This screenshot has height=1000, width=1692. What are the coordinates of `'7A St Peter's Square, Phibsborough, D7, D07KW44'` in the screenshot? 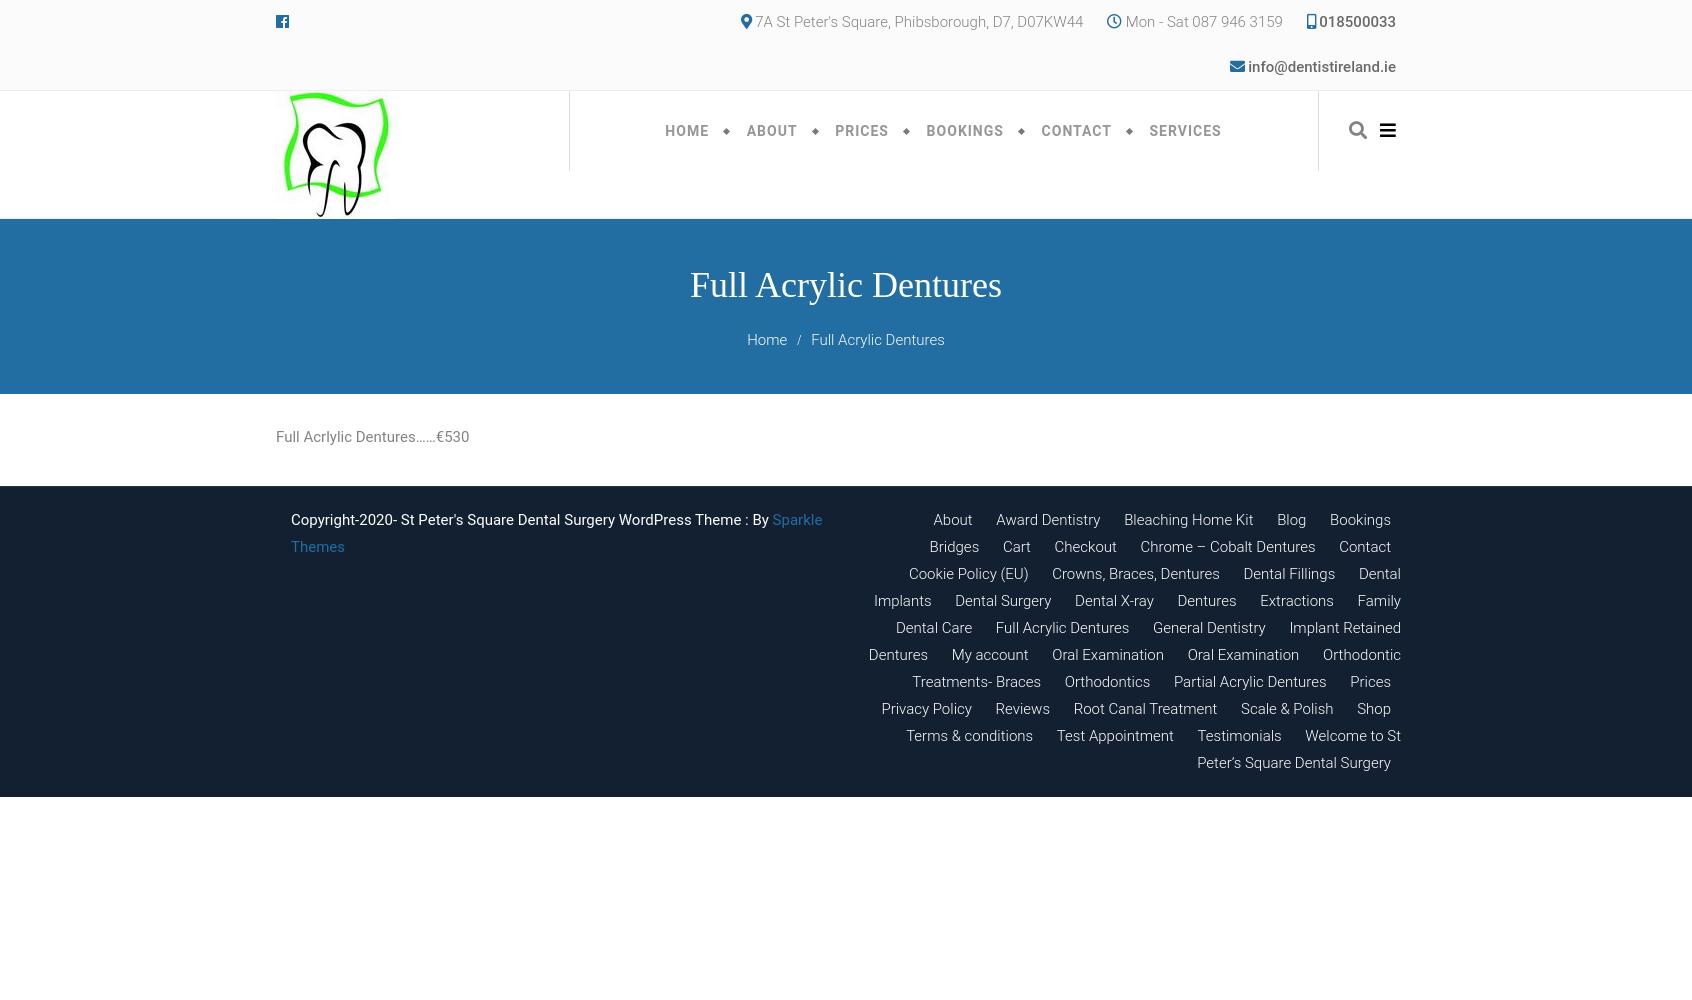 It's located at (916, 22).